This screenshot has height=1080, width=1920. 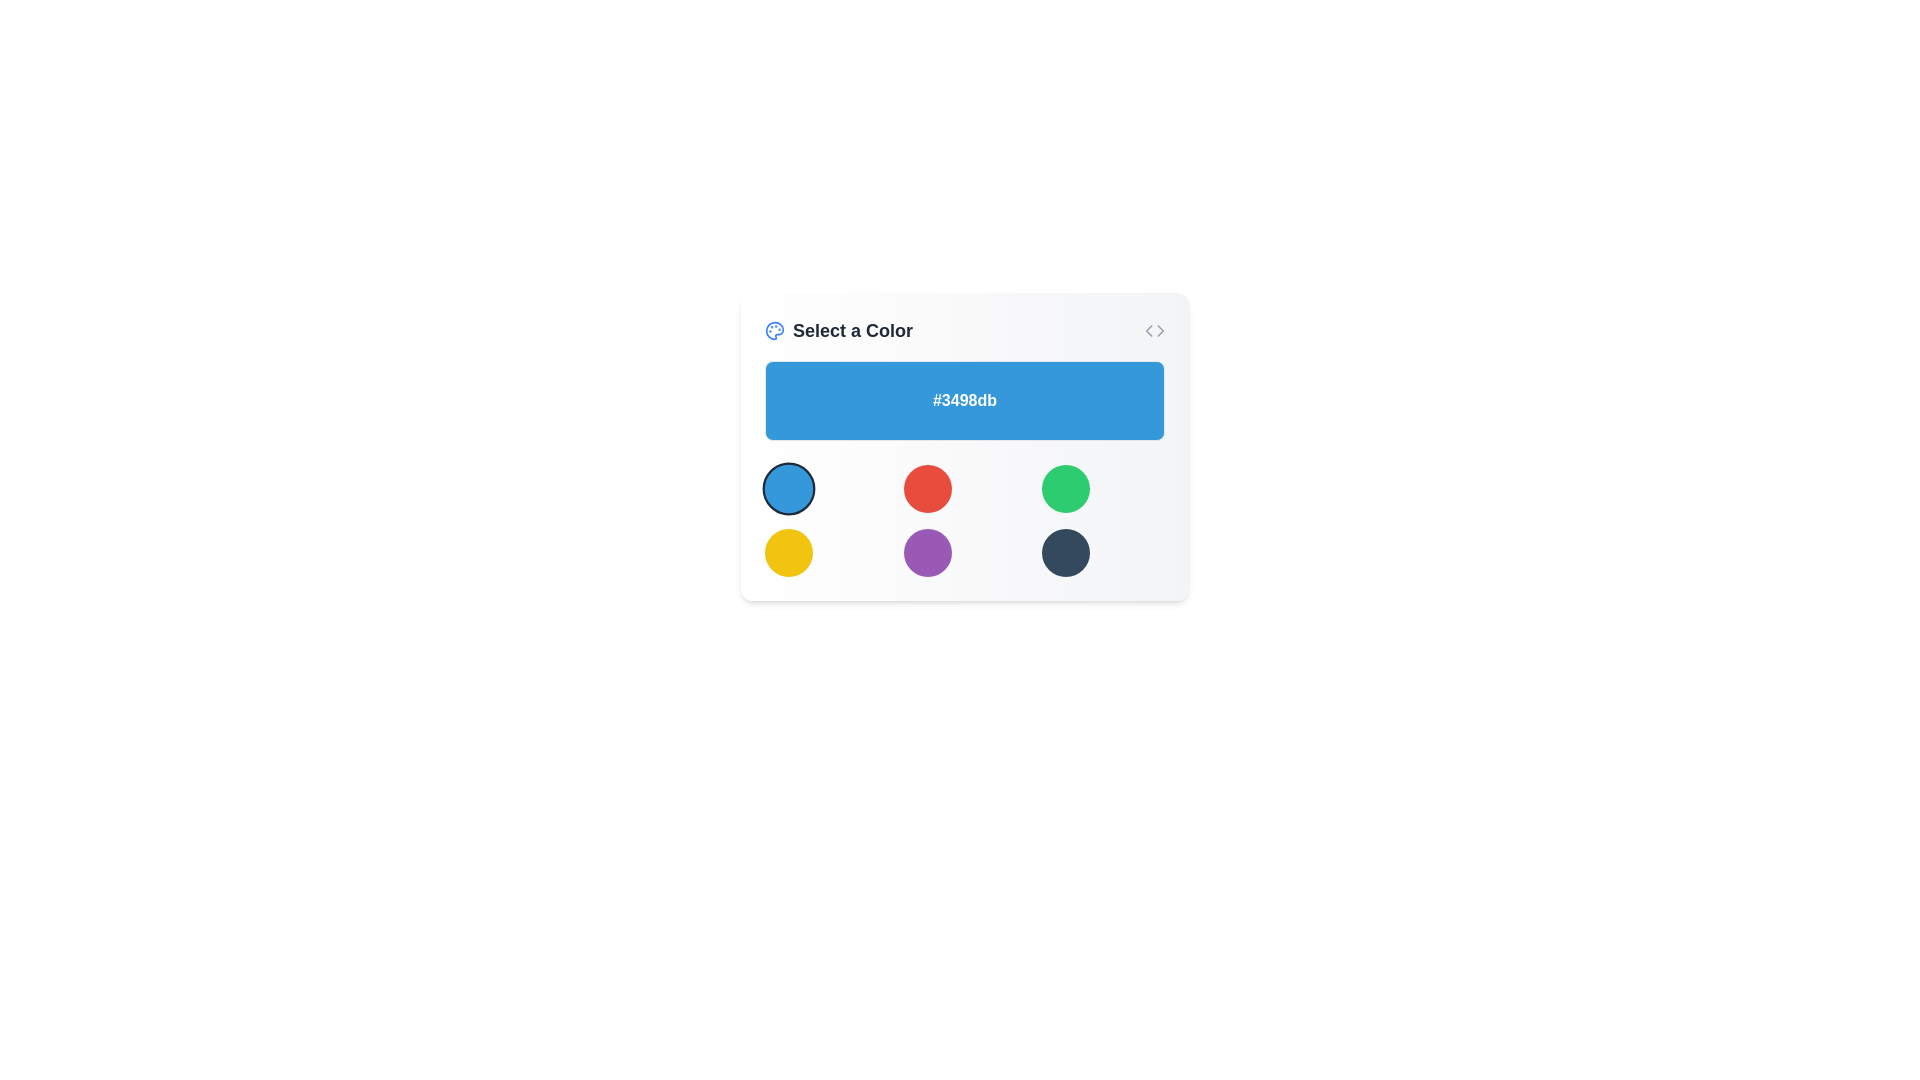 What do you see at coordinates (787, 489) in the screenshot?
I see `the prominent circular button with a blue background and dark border located at the top-left corner of the grid layout` at bounding box center [787, 489].